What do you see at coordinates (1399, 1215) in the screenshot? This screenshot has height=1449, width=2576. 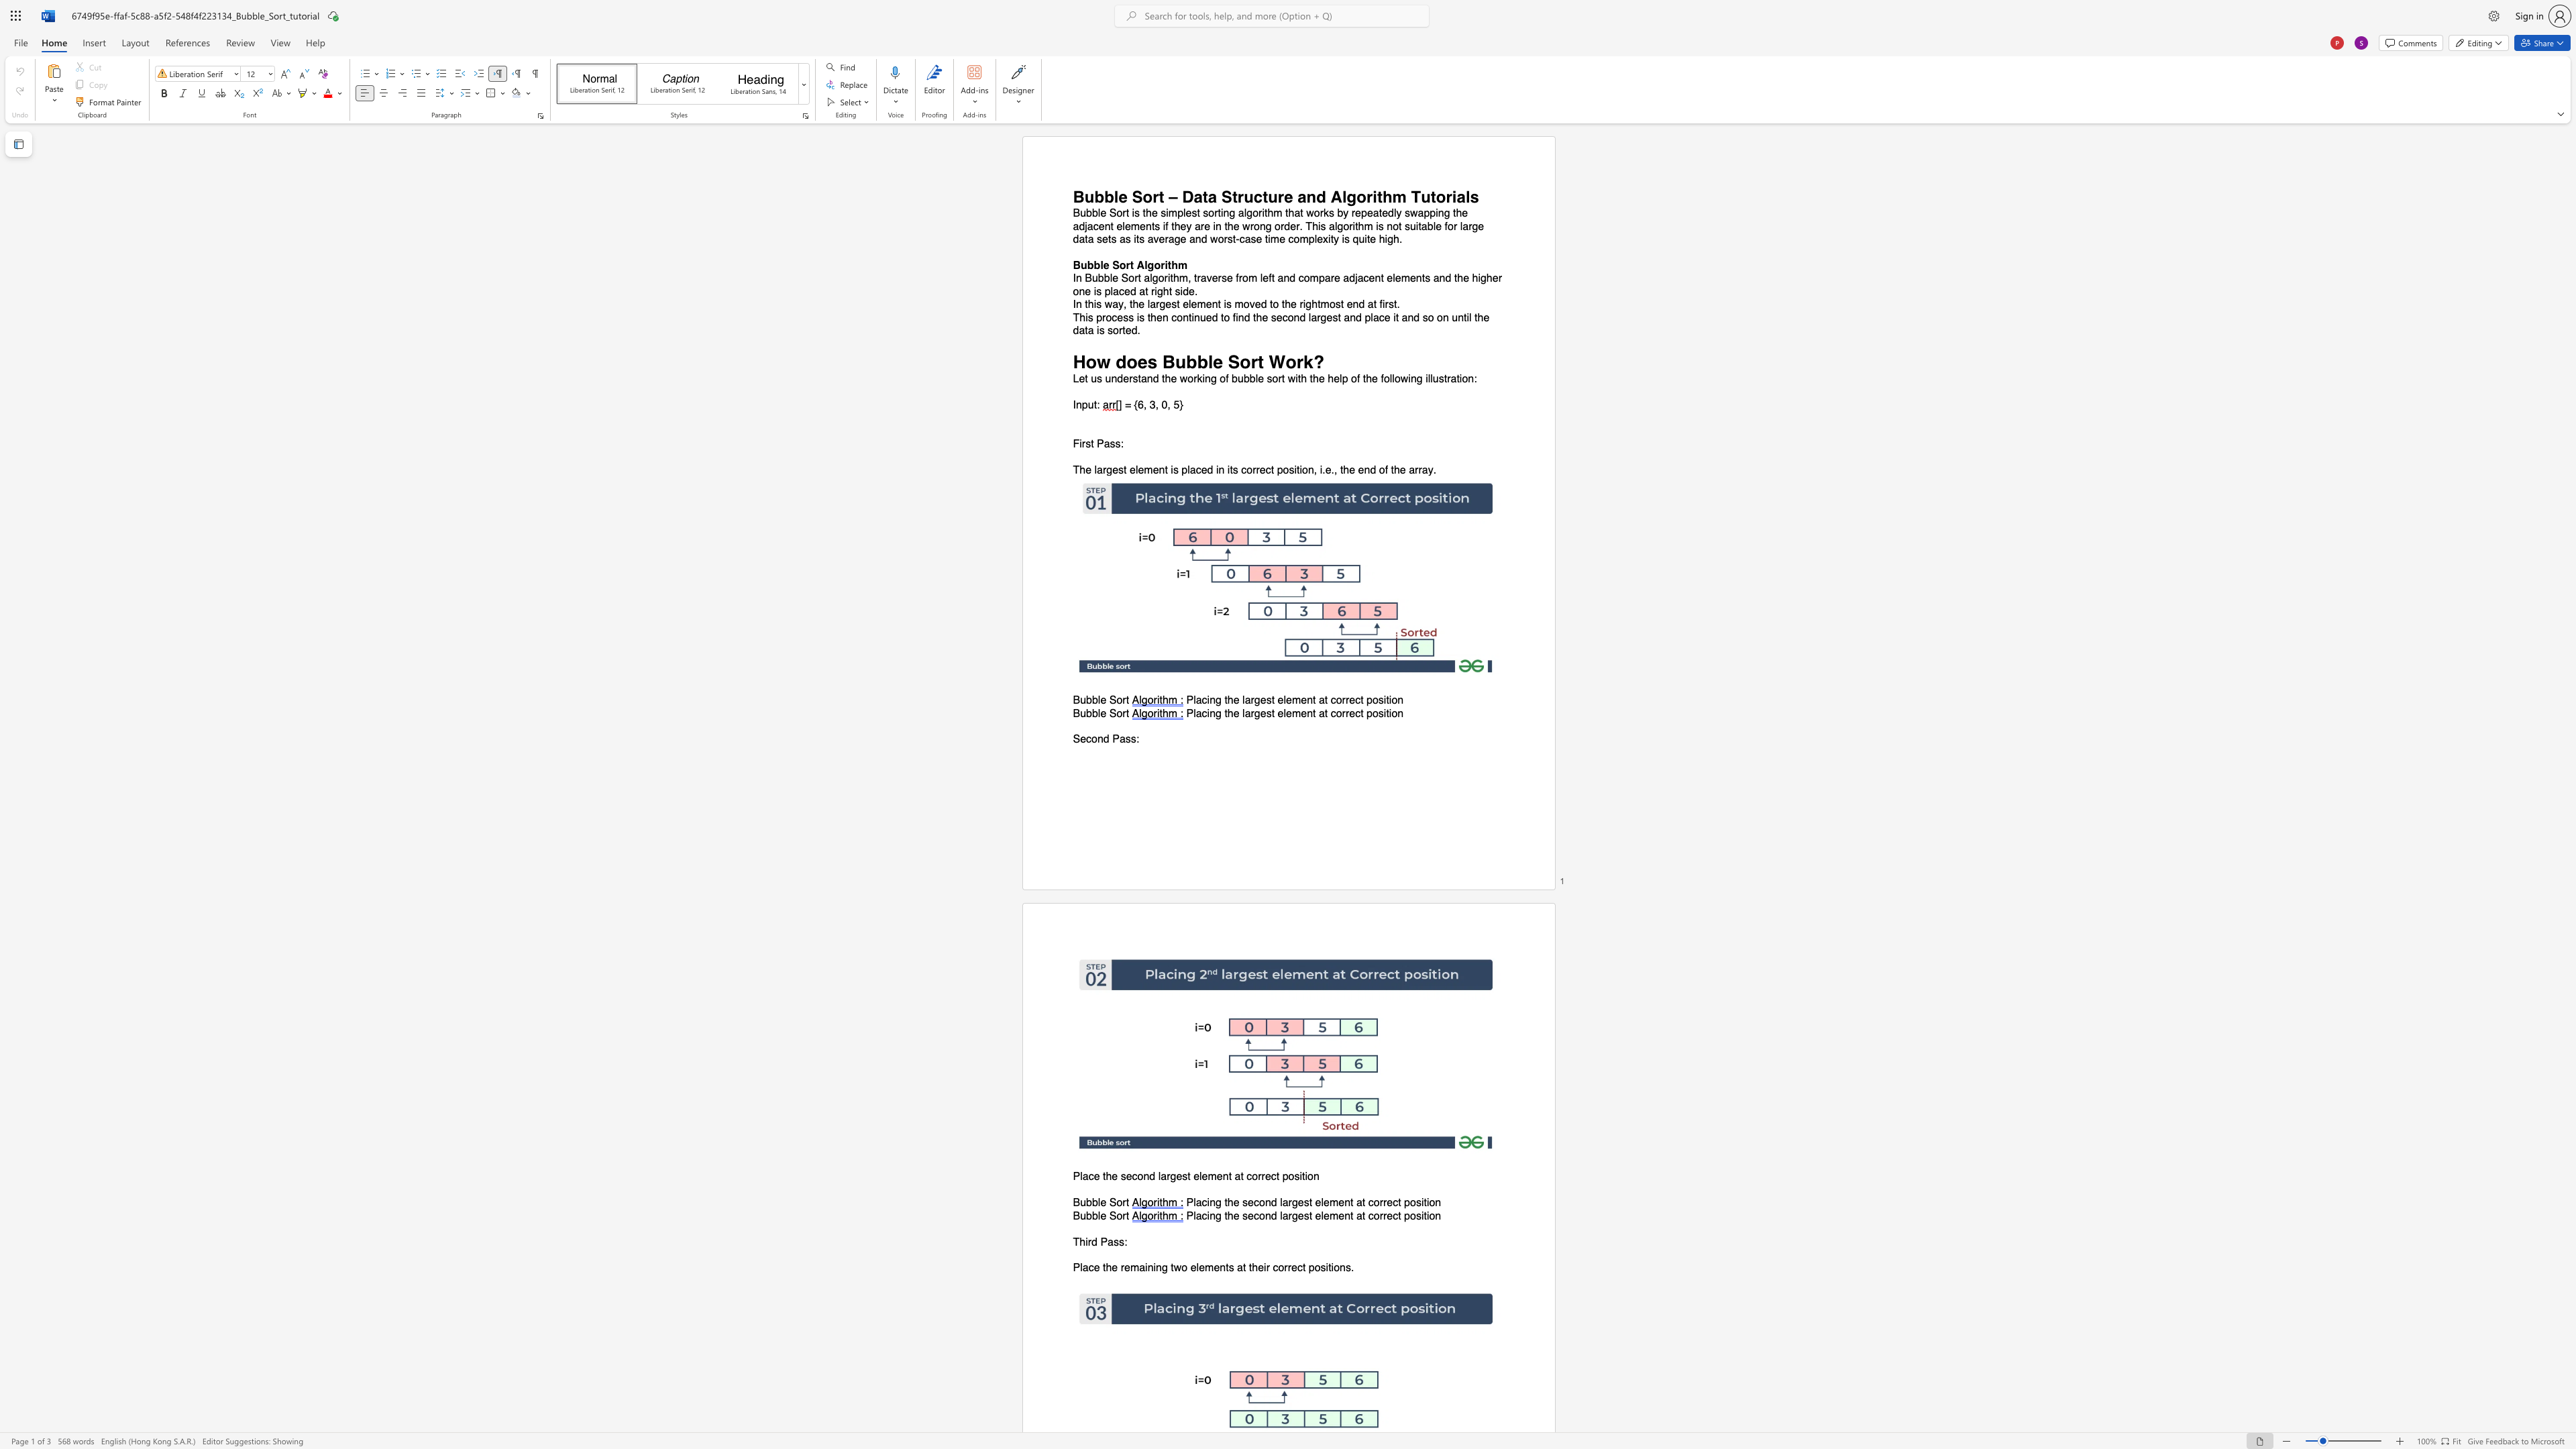 I see `the 5th character "t" in the text` at bounding box center [1399, 1215].